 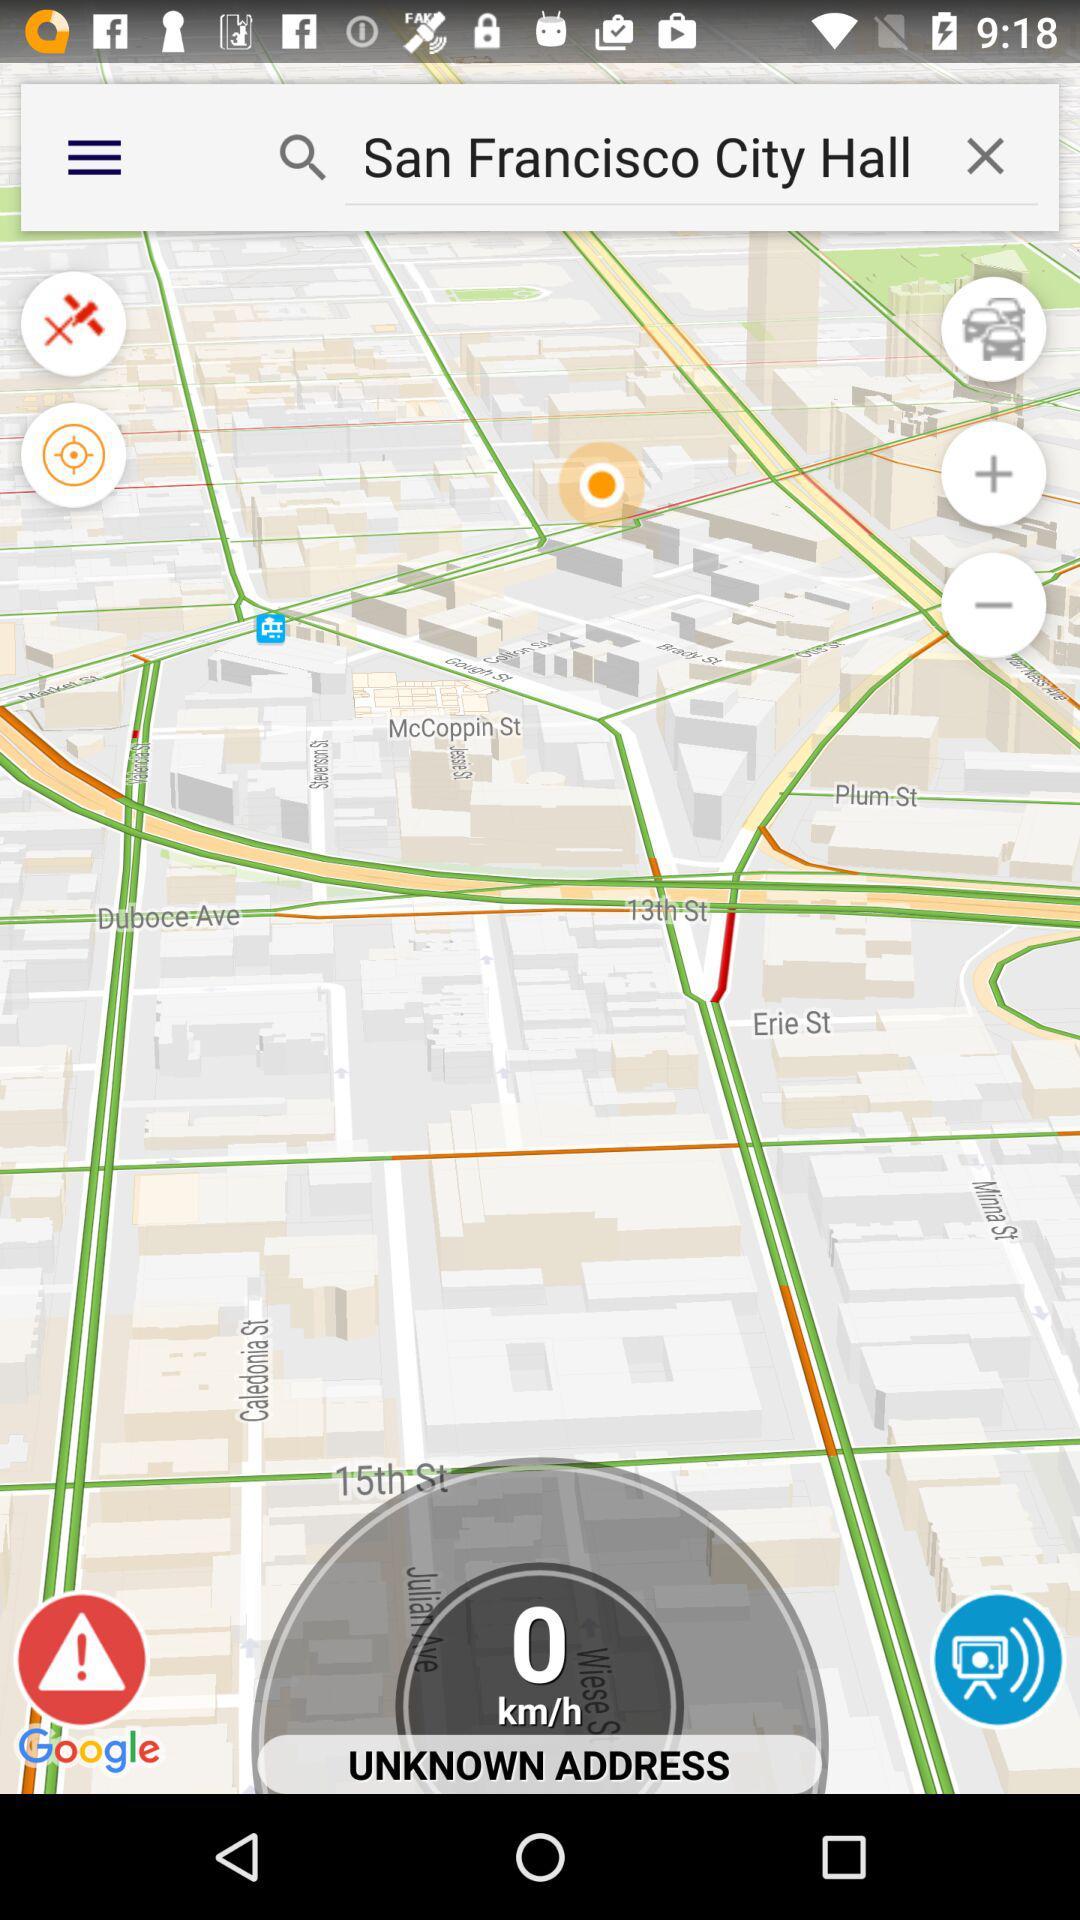 What do you see at coordinates (72, 346) in the screenshot?
I see `the close icon` at bounding box center [72, 346].